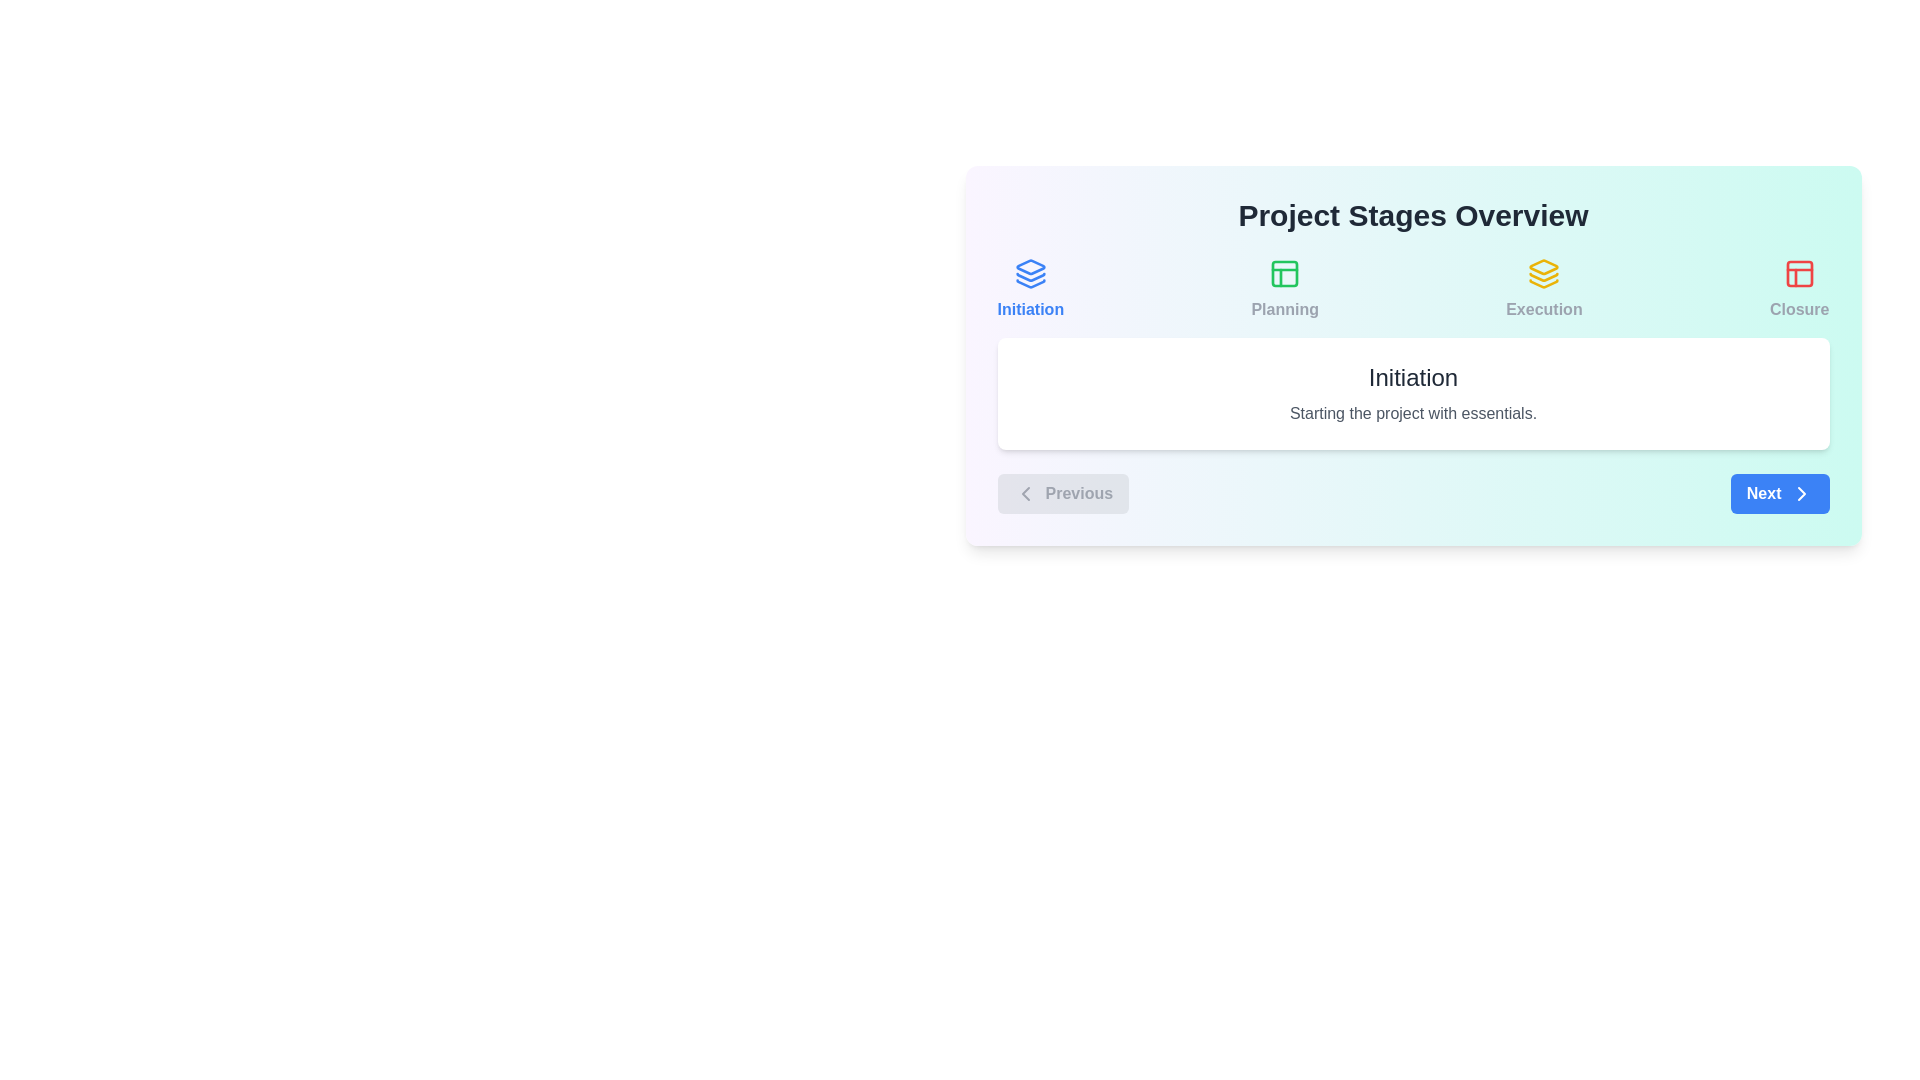 The image size is (1920, 1080). I want to click on on the 'Closure' phase label located below the red panel icon in the top-right corner of the Project Stages Overview, so click(1799, 309).